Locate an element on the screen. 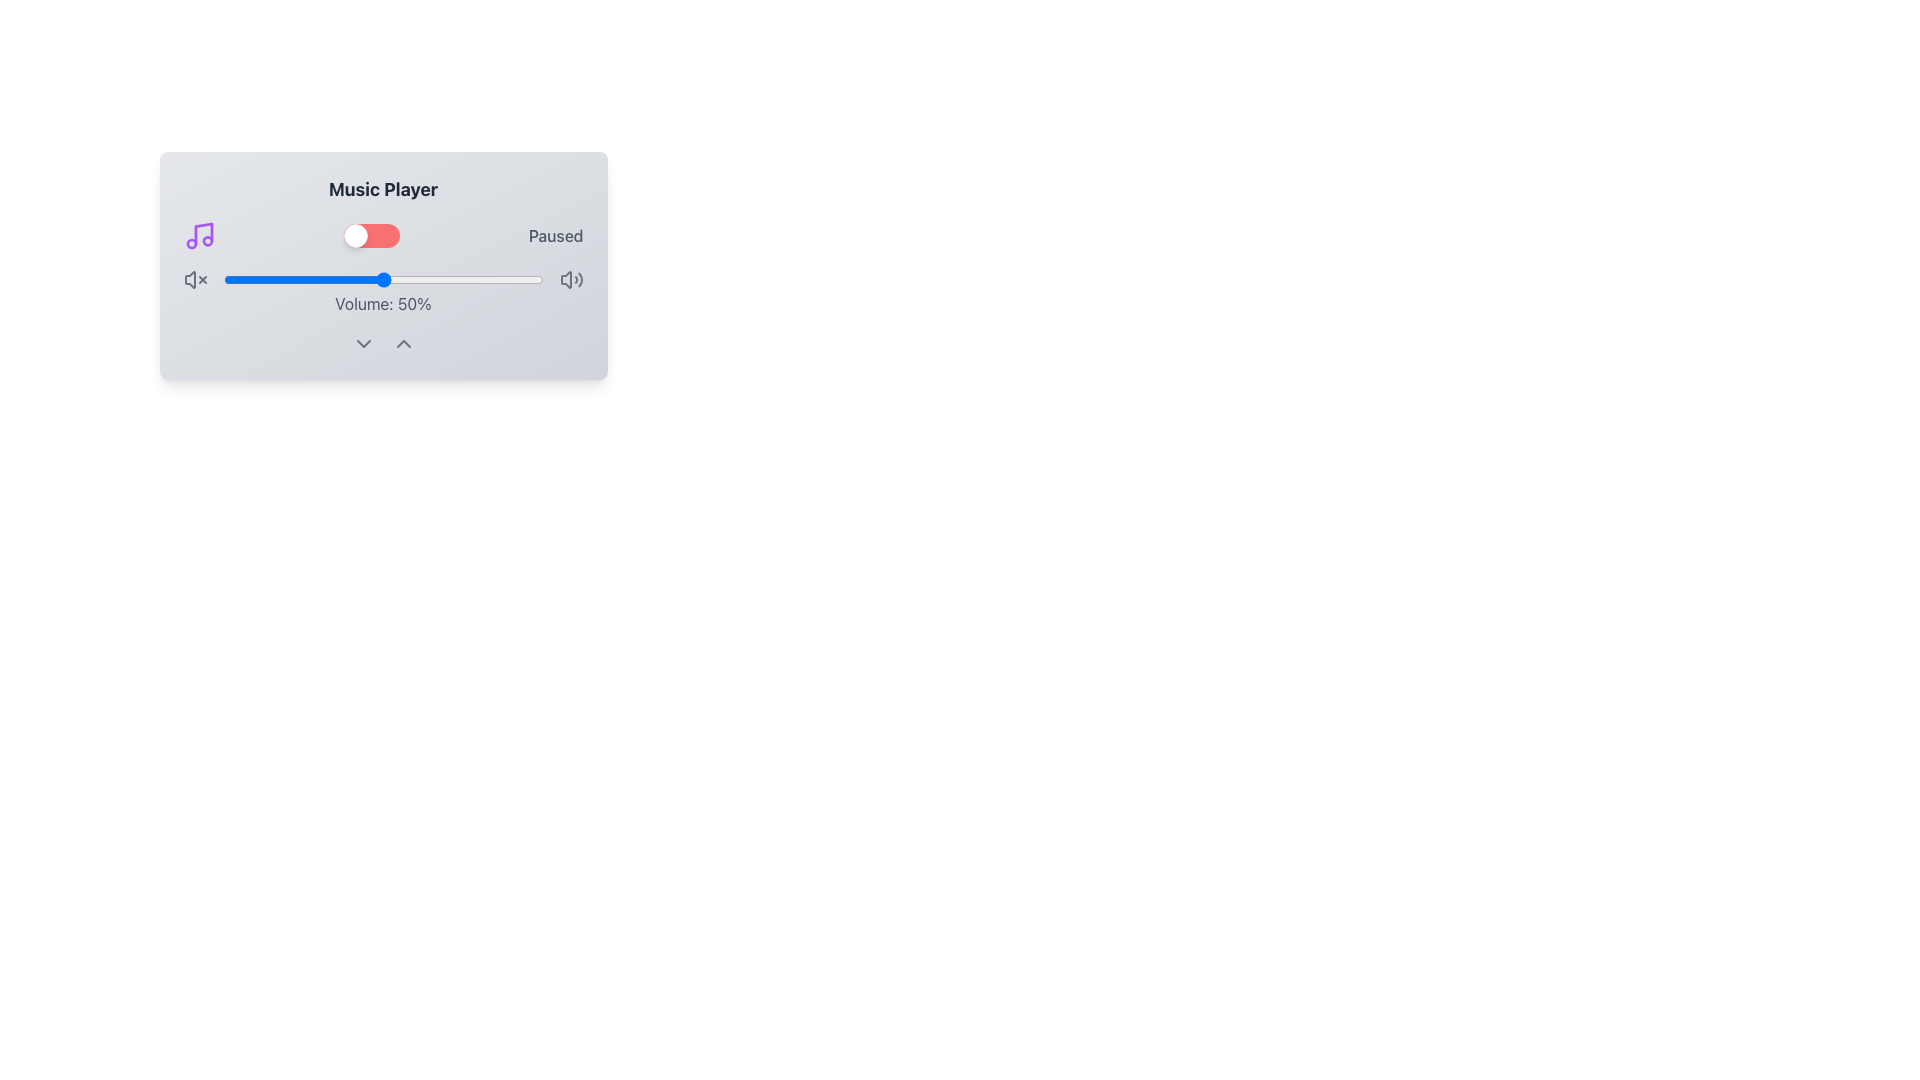 The height and width of the screenshot is (1080, 1920). the volume is located at coordinates (527, 280).